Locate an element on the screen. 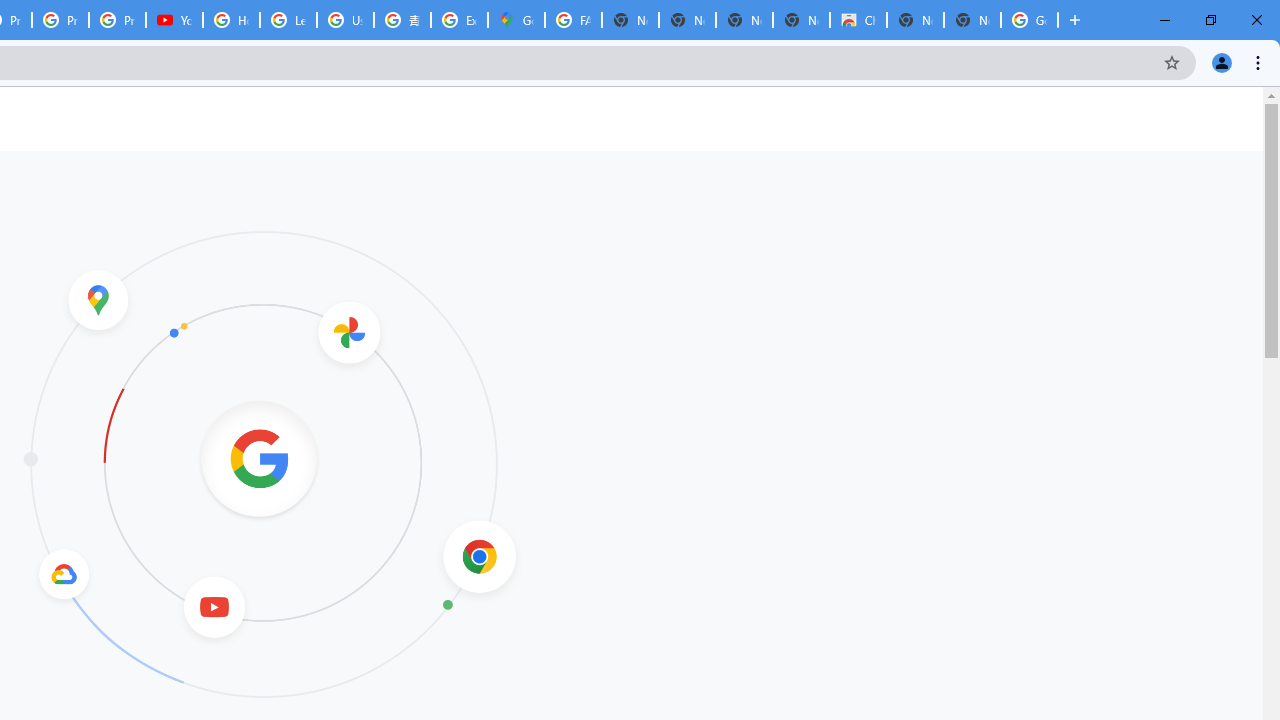  'Google Images' is located at coordinates (1029, 20).